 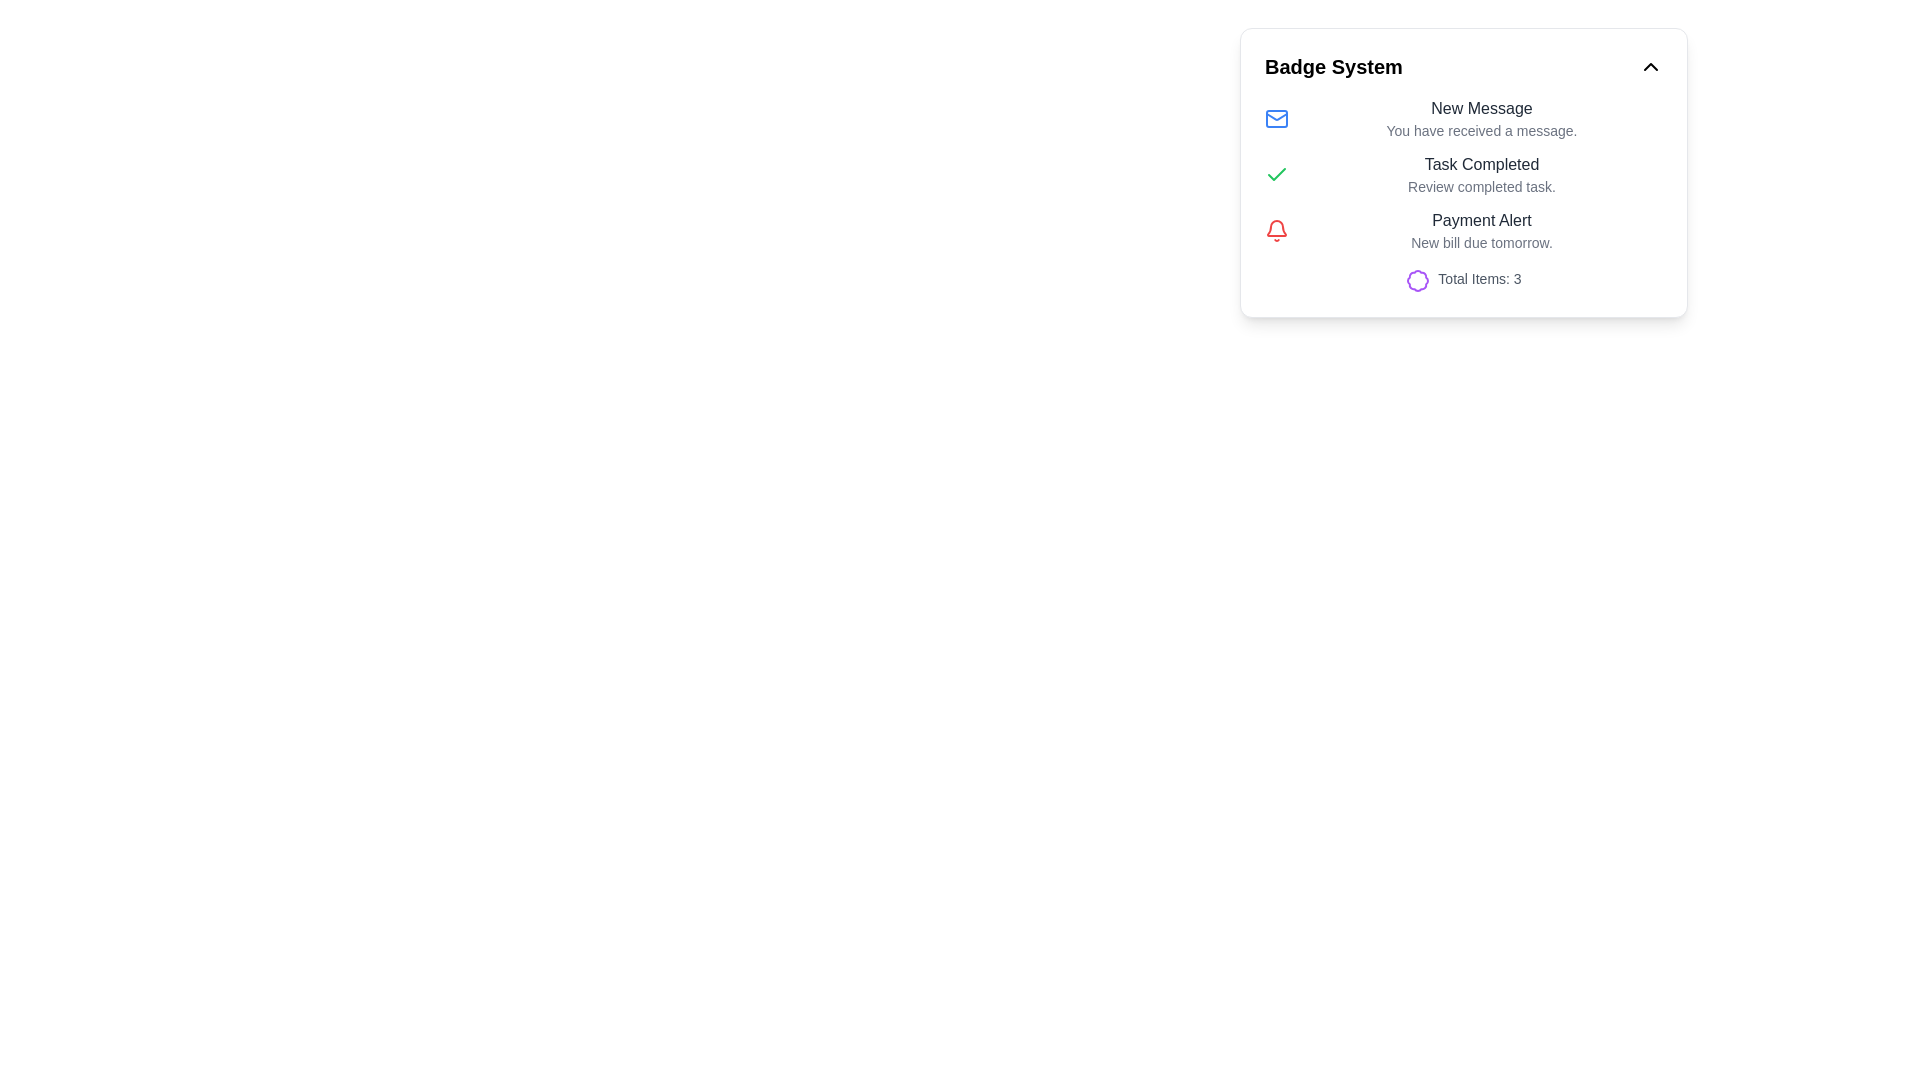 What do you see at coordinates (1482, 108) in the screenshot?
I see `the 'New Message' text label in the notification panel labeled 'Badge System' to scan the title for a quick notification overview` at bounding box center [1482, 108].